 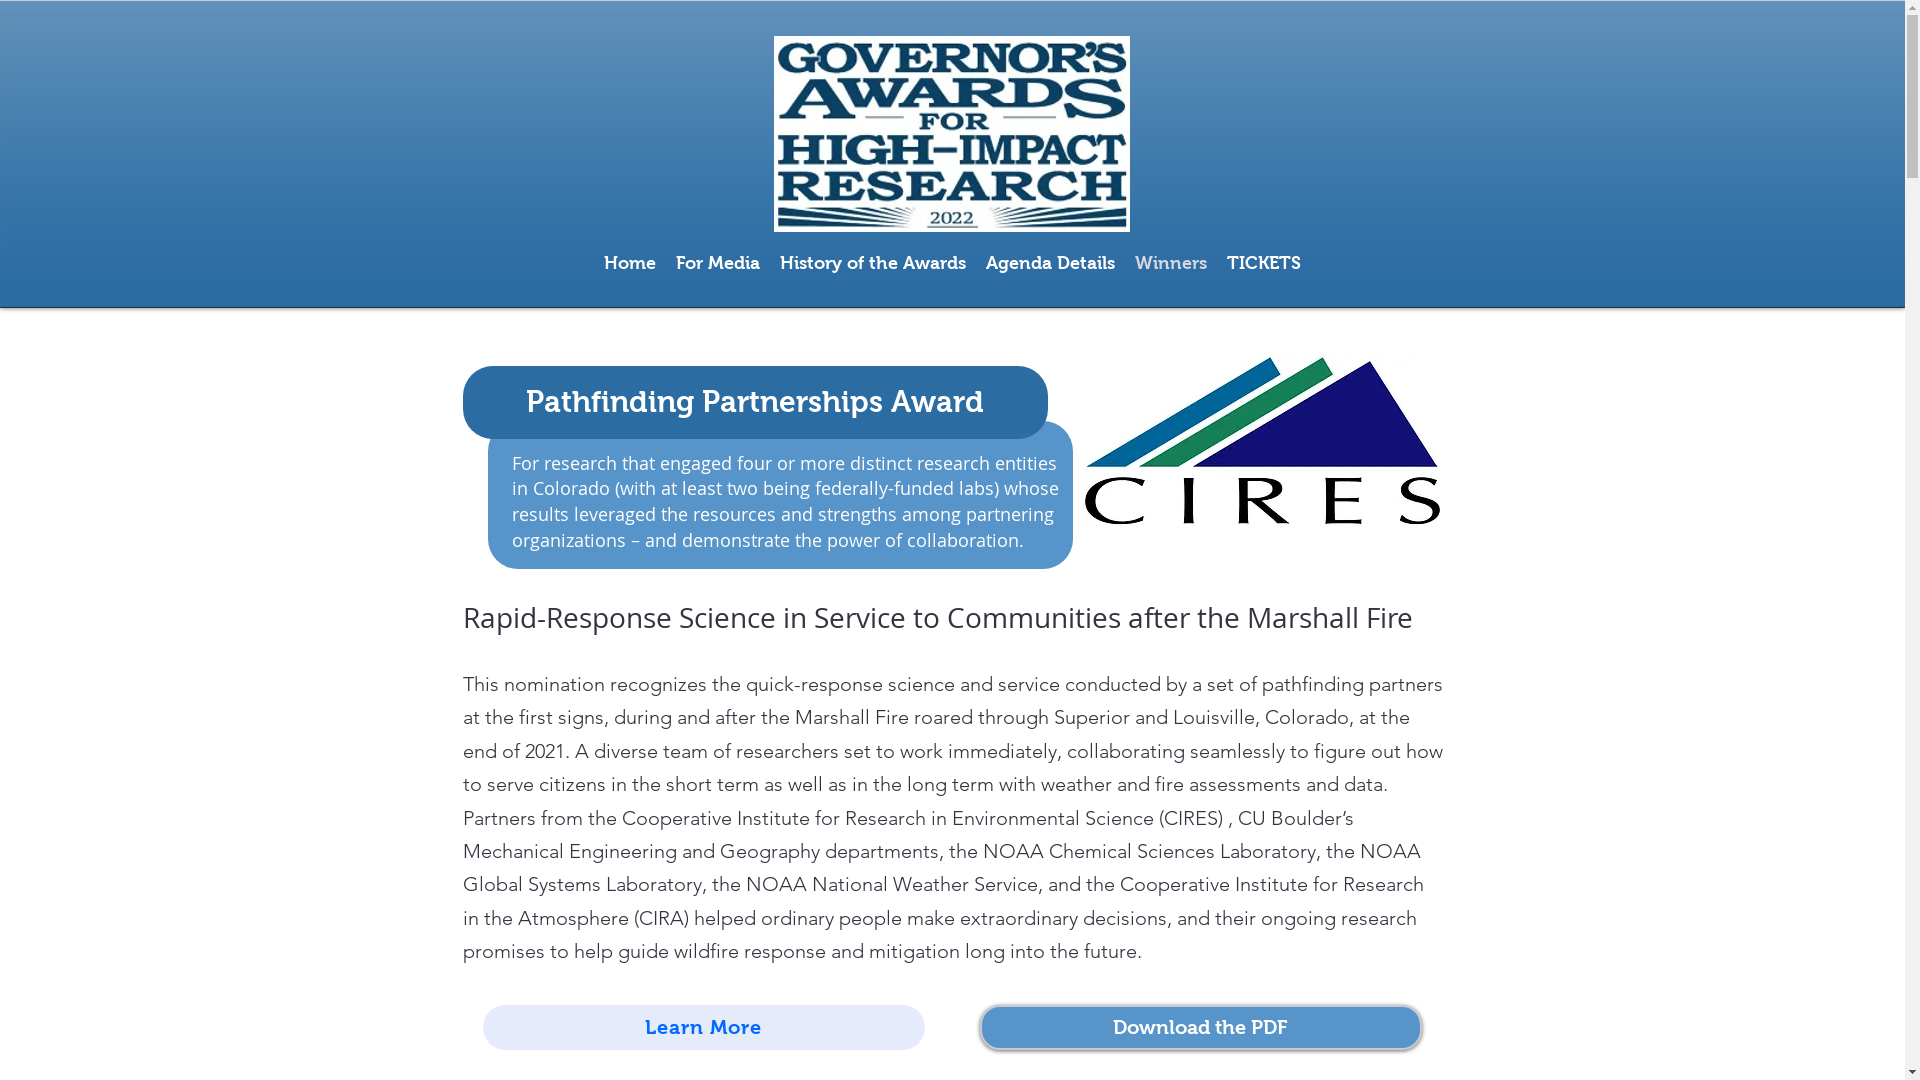 I want to click on 'History of the Awards', so click(x=873, y=261).